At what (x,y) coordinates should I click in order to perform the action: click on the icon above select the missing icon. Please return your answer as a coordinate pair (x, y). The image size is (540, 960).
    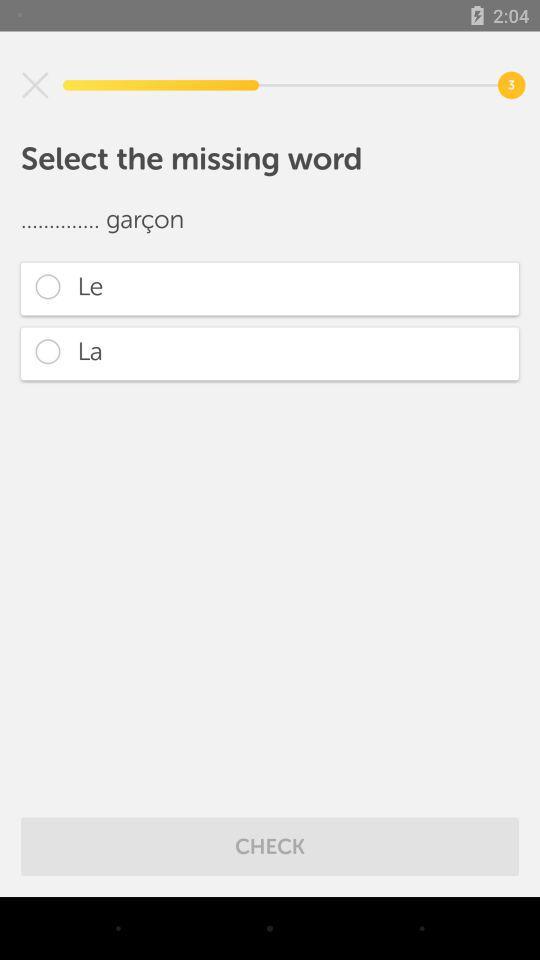
    Looking at the image, I should click on (35, 85).